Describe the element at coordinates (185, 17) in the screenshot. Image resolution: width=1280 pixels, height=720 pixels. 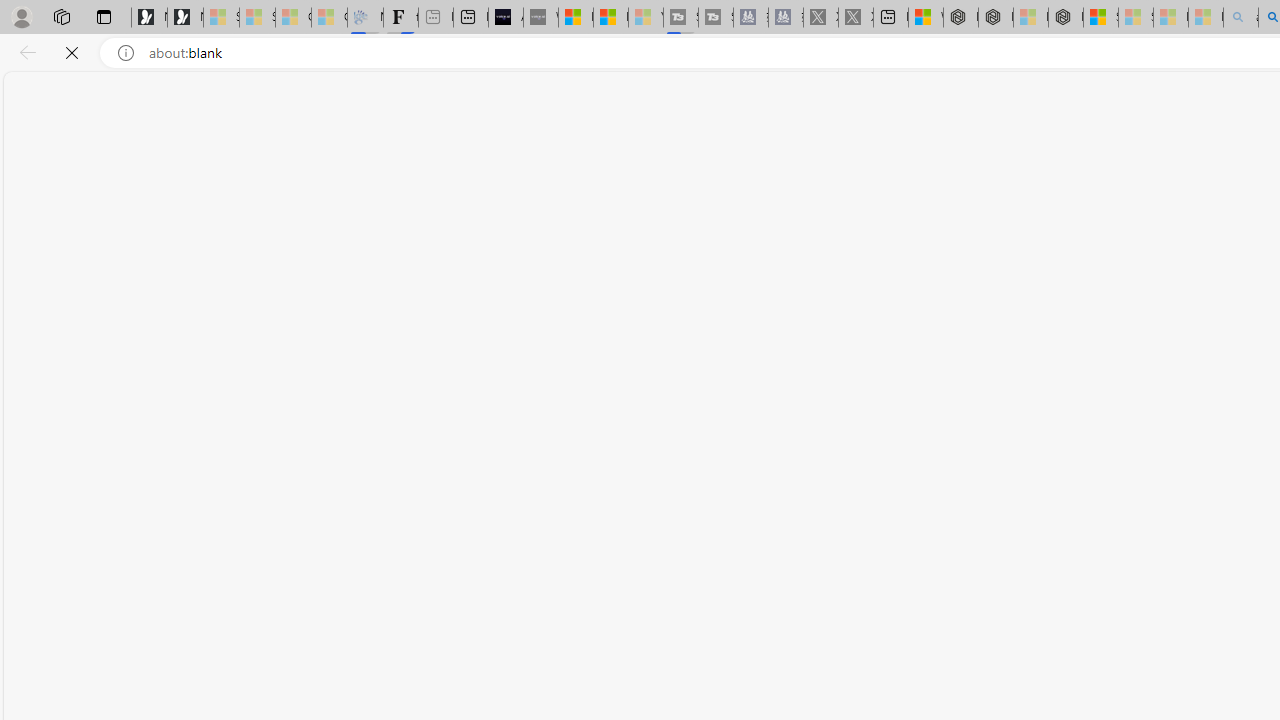
I see `'Newsletter Sign Up'` at that location.